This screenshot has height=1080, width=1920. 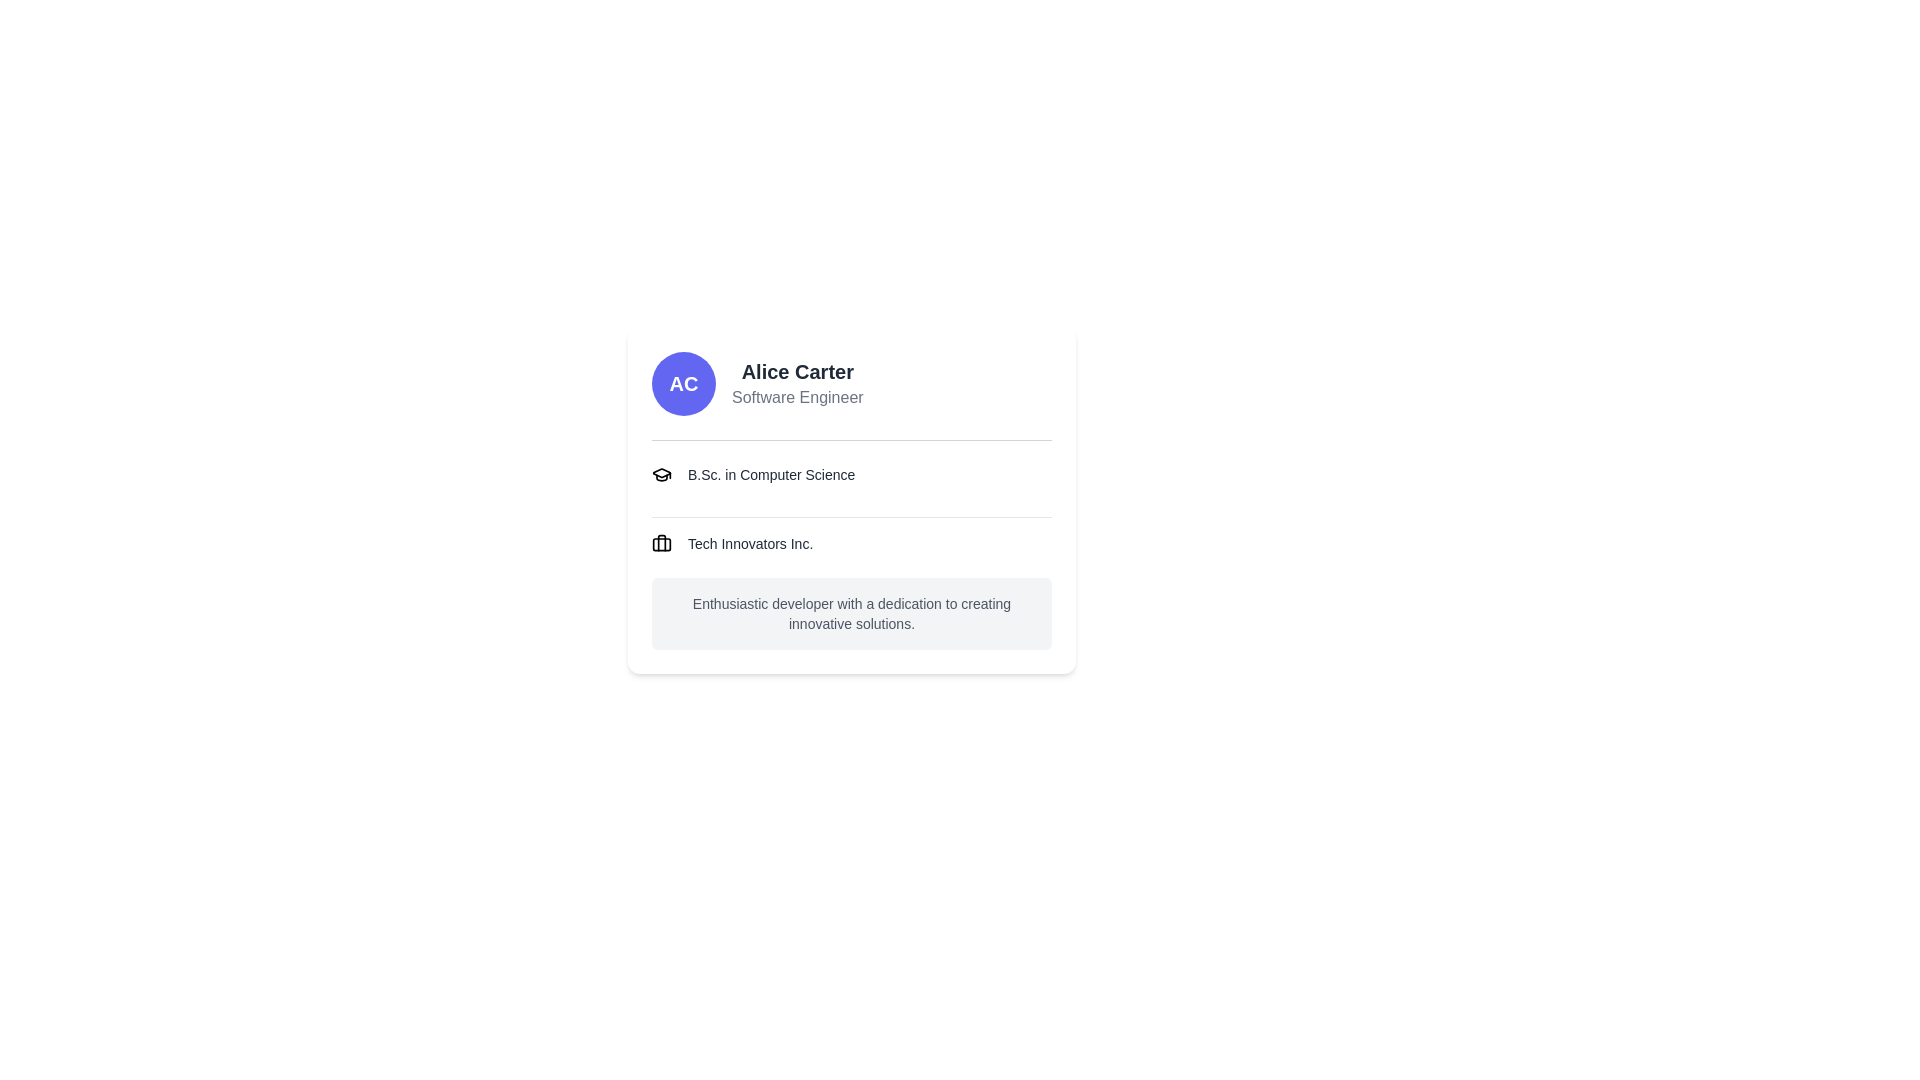 I want to click on the Profile Icon representing 'Alice Carter' located at the top-left corner of the card, so click(x=684, y=384).